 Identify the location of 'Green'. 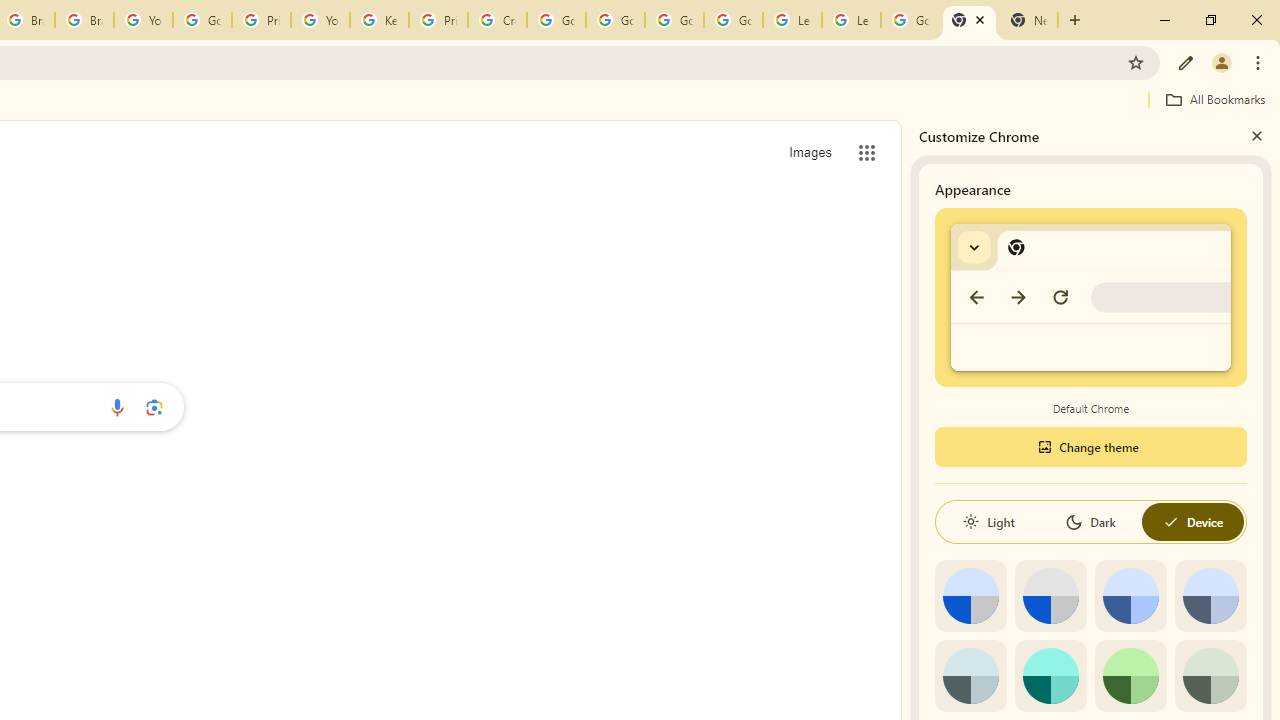
(1130, 675).